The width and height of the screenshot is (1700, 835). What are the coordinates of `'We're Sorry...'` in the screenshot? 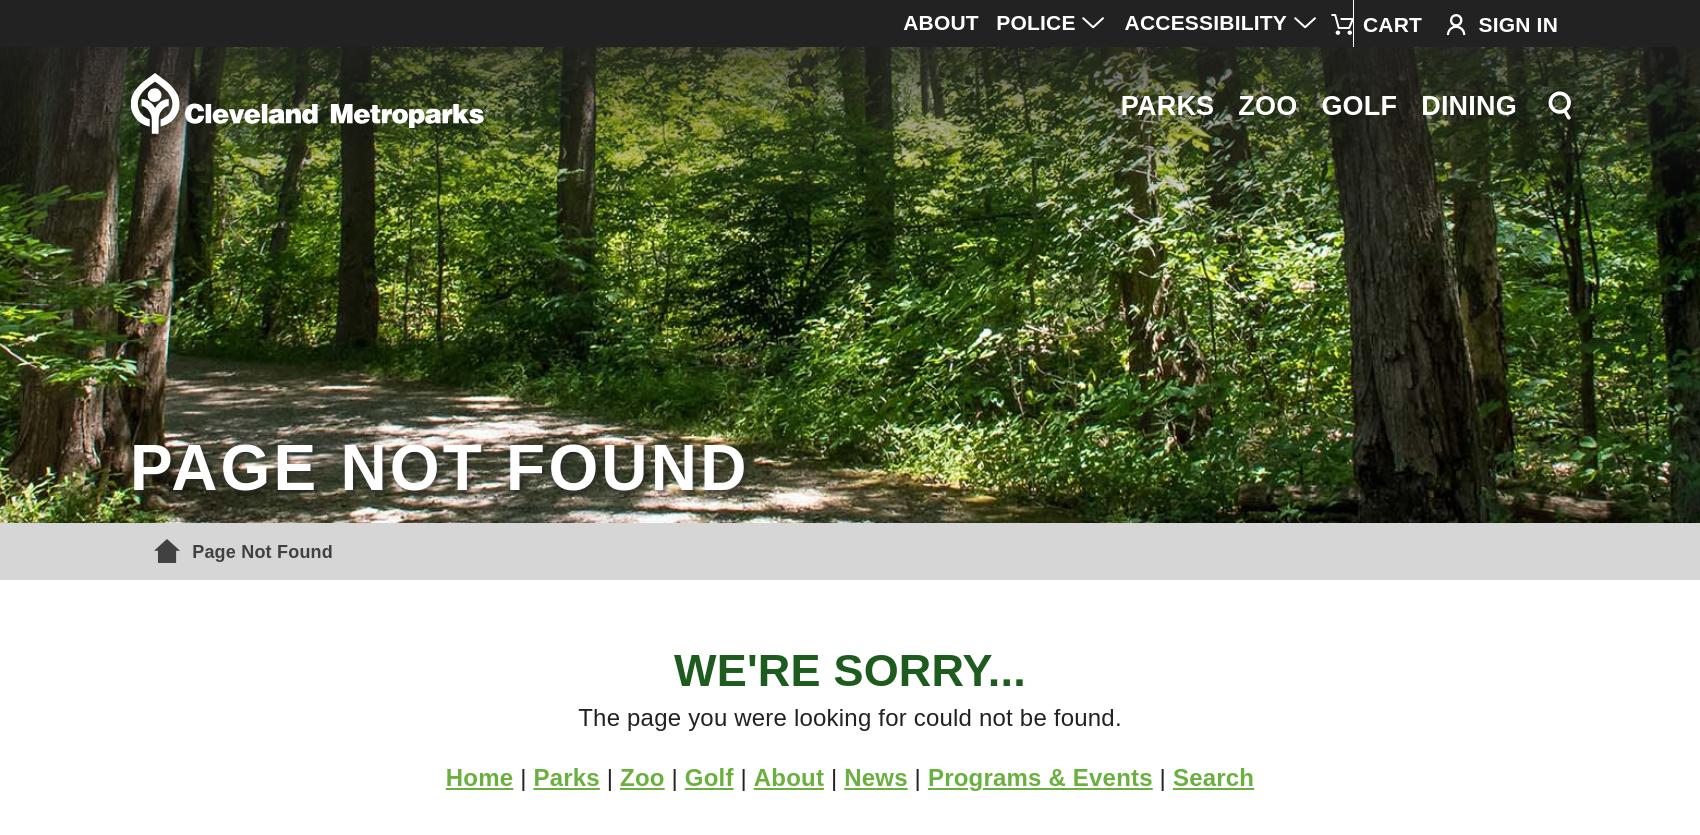 It's located at (848, 669).